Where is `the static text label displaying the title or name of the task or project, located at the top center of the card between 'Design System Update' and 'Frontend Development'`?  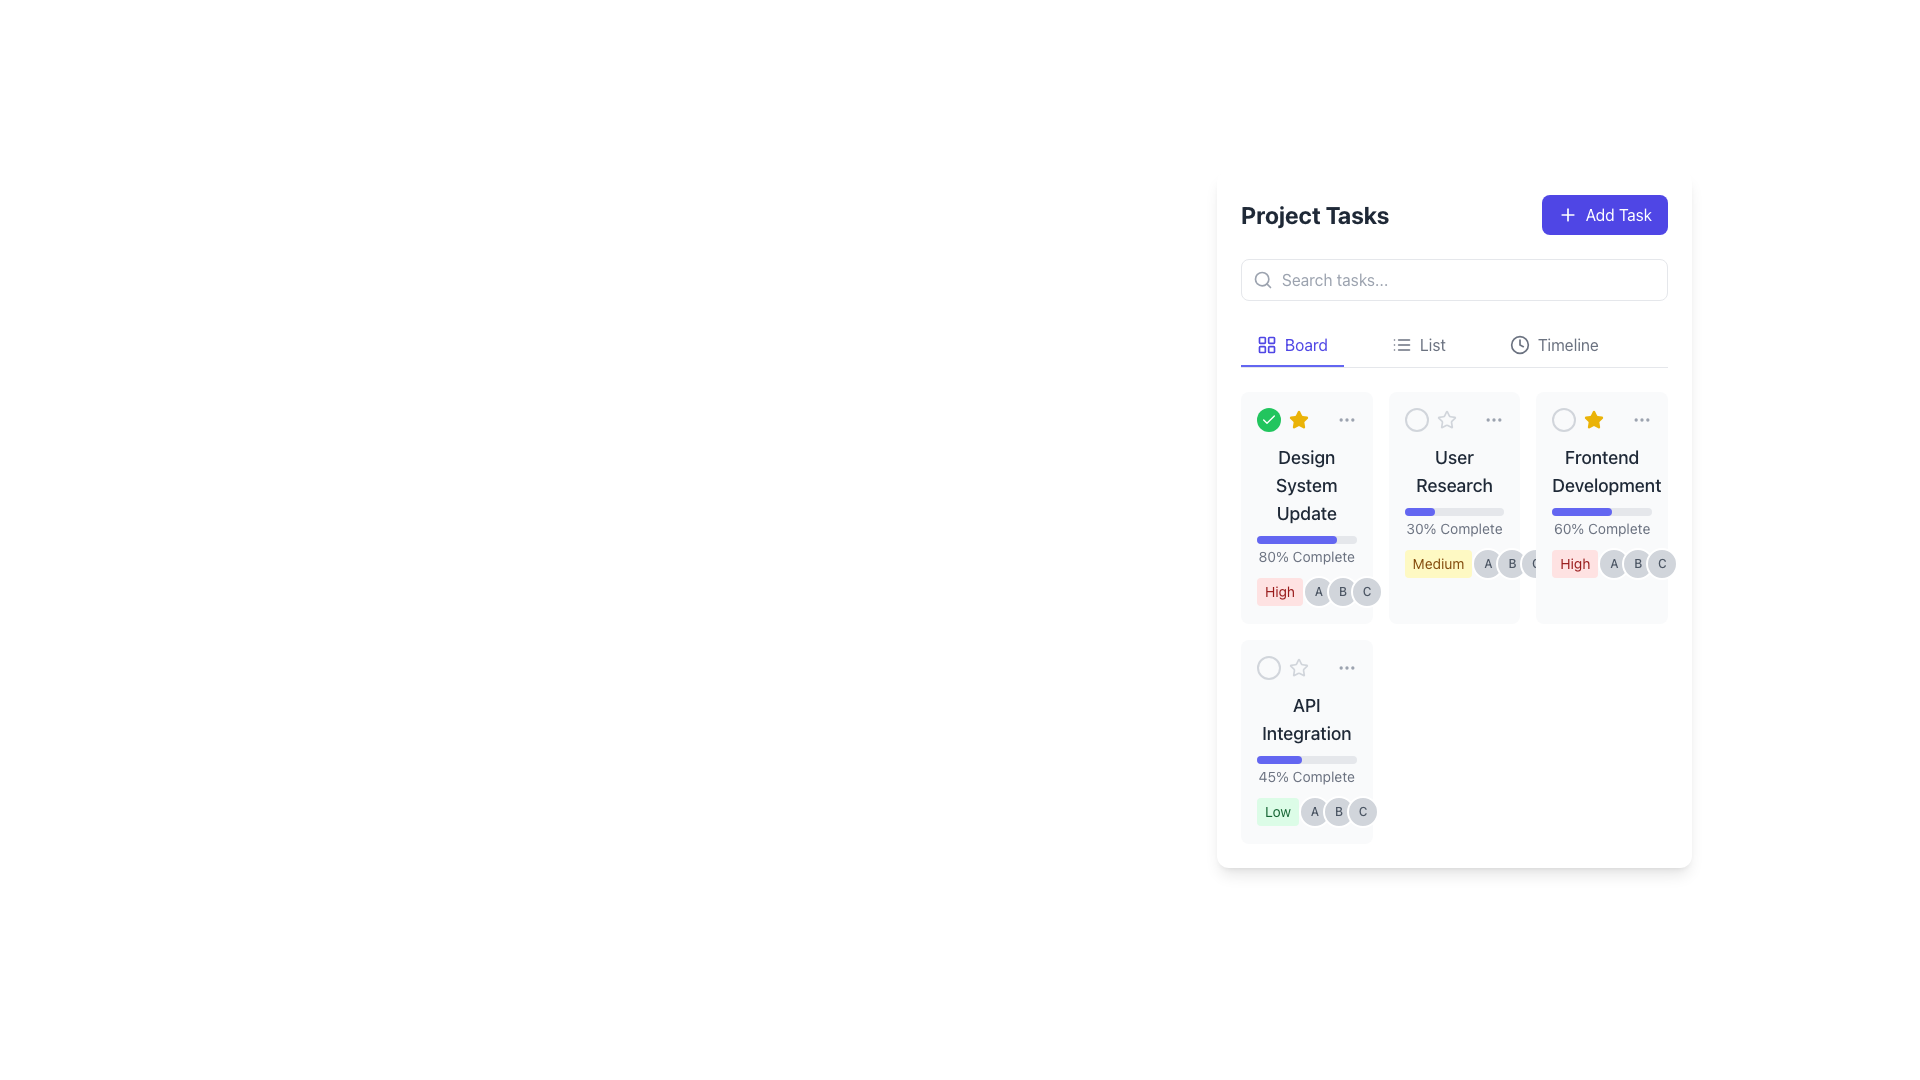 the static text label displaying the title or name of the task or project, located at the top center of the card between 'Design System Update' and 'Frontend Development' is located at coordinates (1454, 471).